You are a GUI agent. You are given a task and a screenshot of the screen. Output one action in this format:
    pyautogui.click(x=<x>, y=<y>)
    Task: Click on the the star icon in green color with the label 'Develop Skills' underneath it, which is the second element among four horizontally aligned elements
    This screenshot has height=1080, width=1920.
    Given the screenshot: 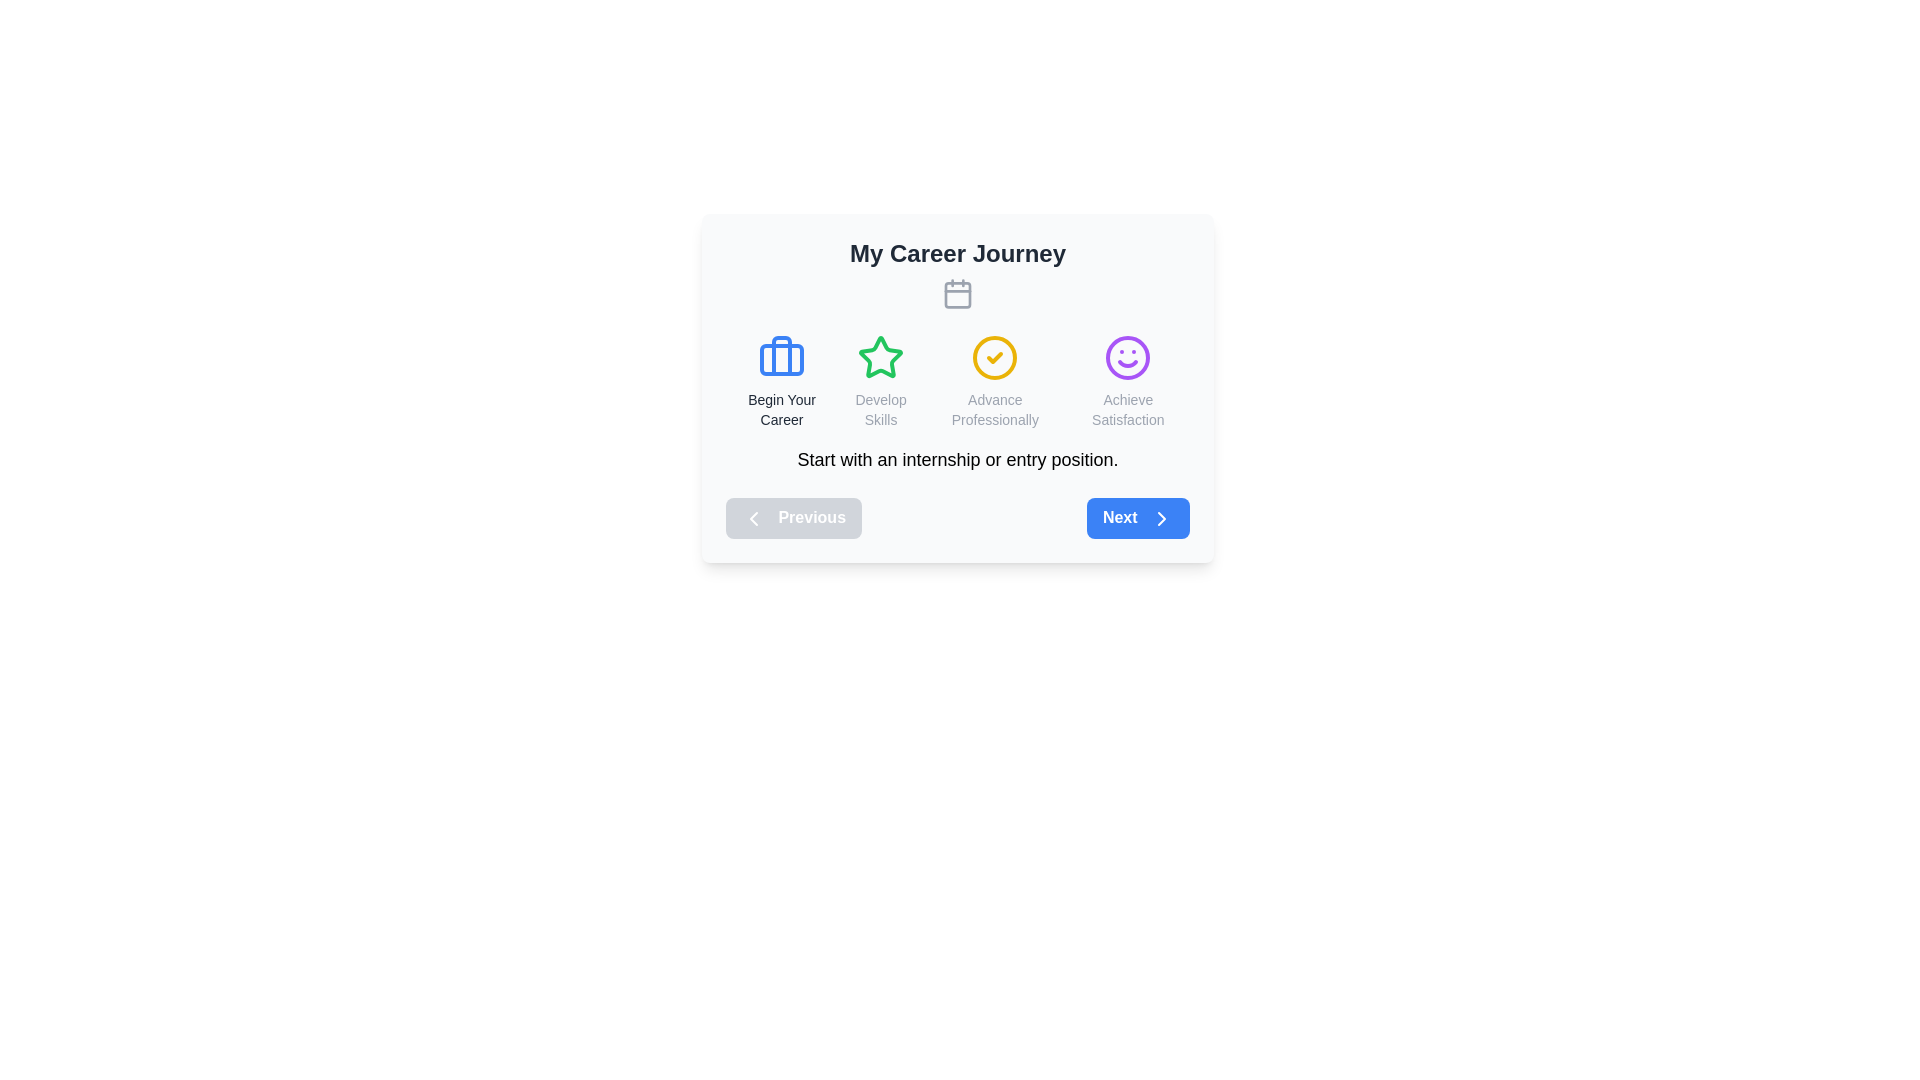 What is the action you would take?
    pyautogui.click(x=880, y=381)
    